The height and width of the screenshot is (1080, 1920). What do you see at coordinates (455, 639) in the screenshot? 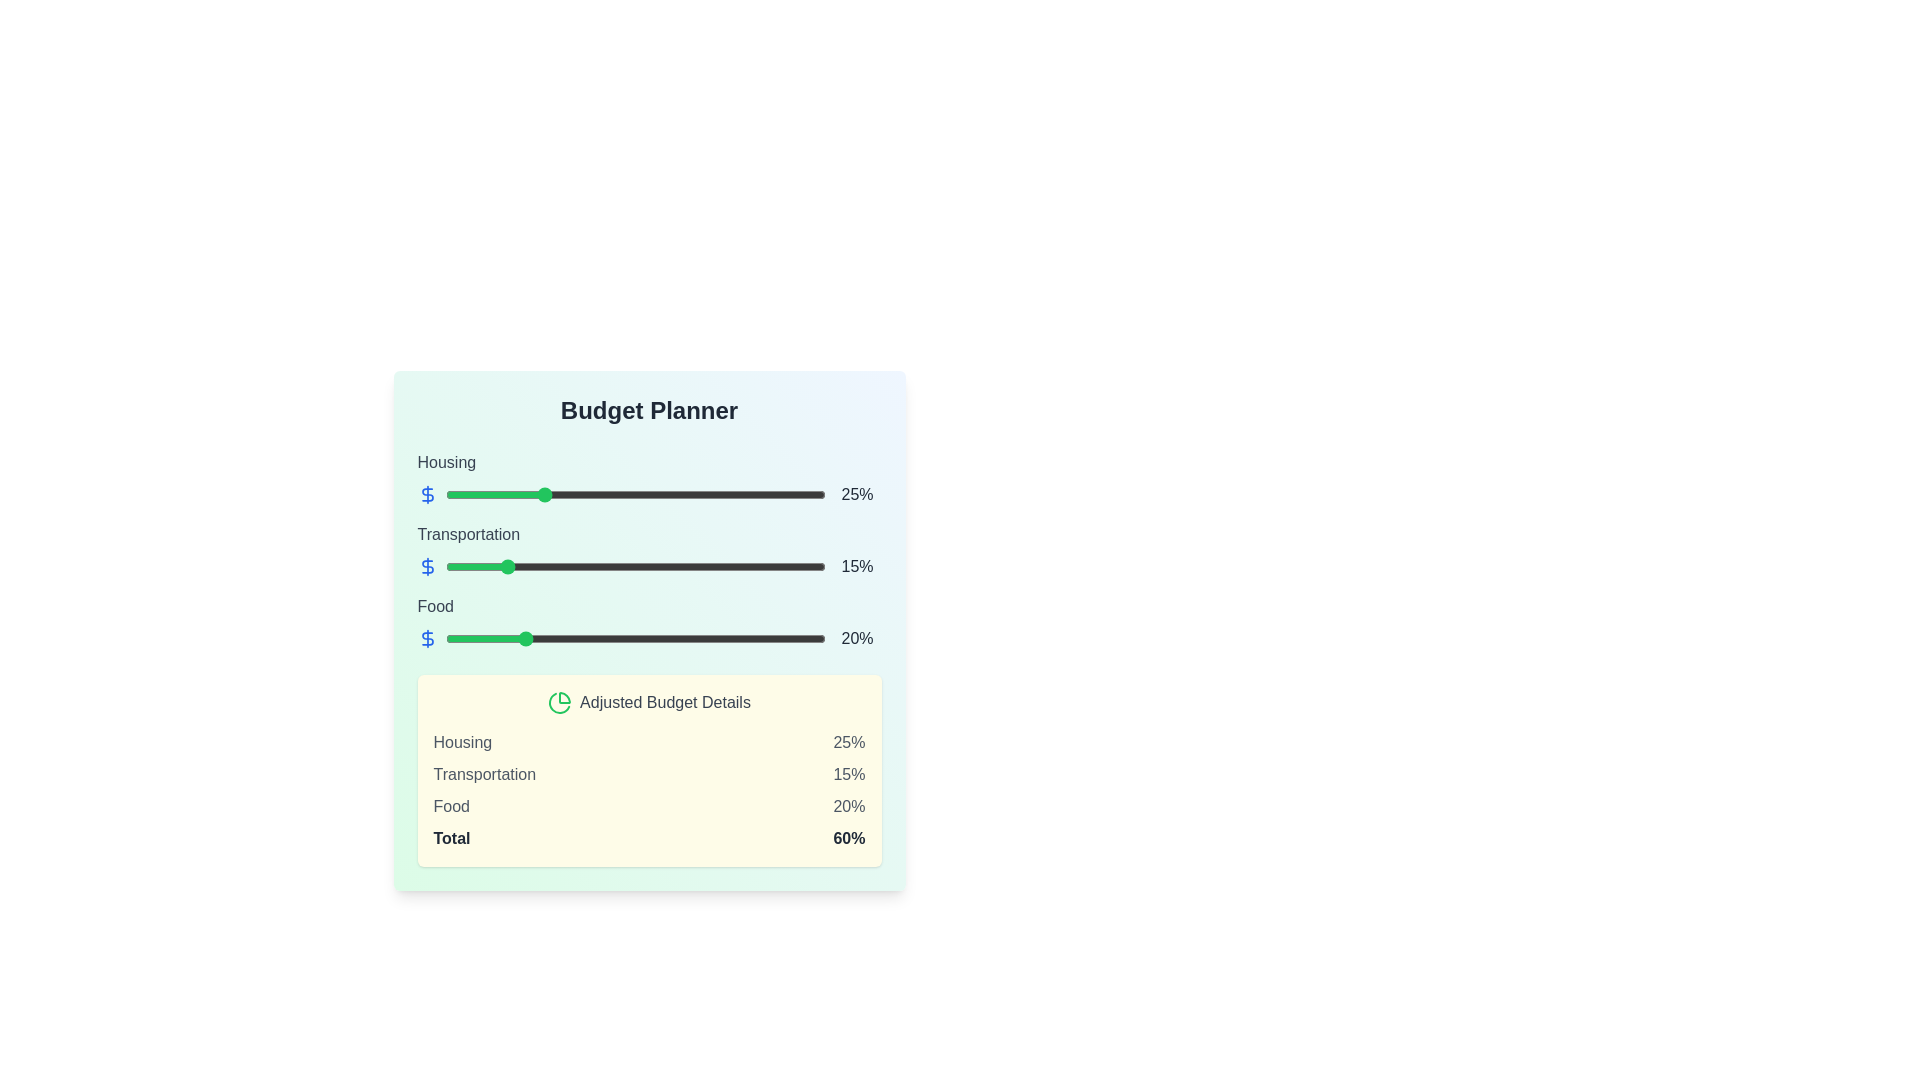
I see `the slider value` at bounding box center [455, 639].